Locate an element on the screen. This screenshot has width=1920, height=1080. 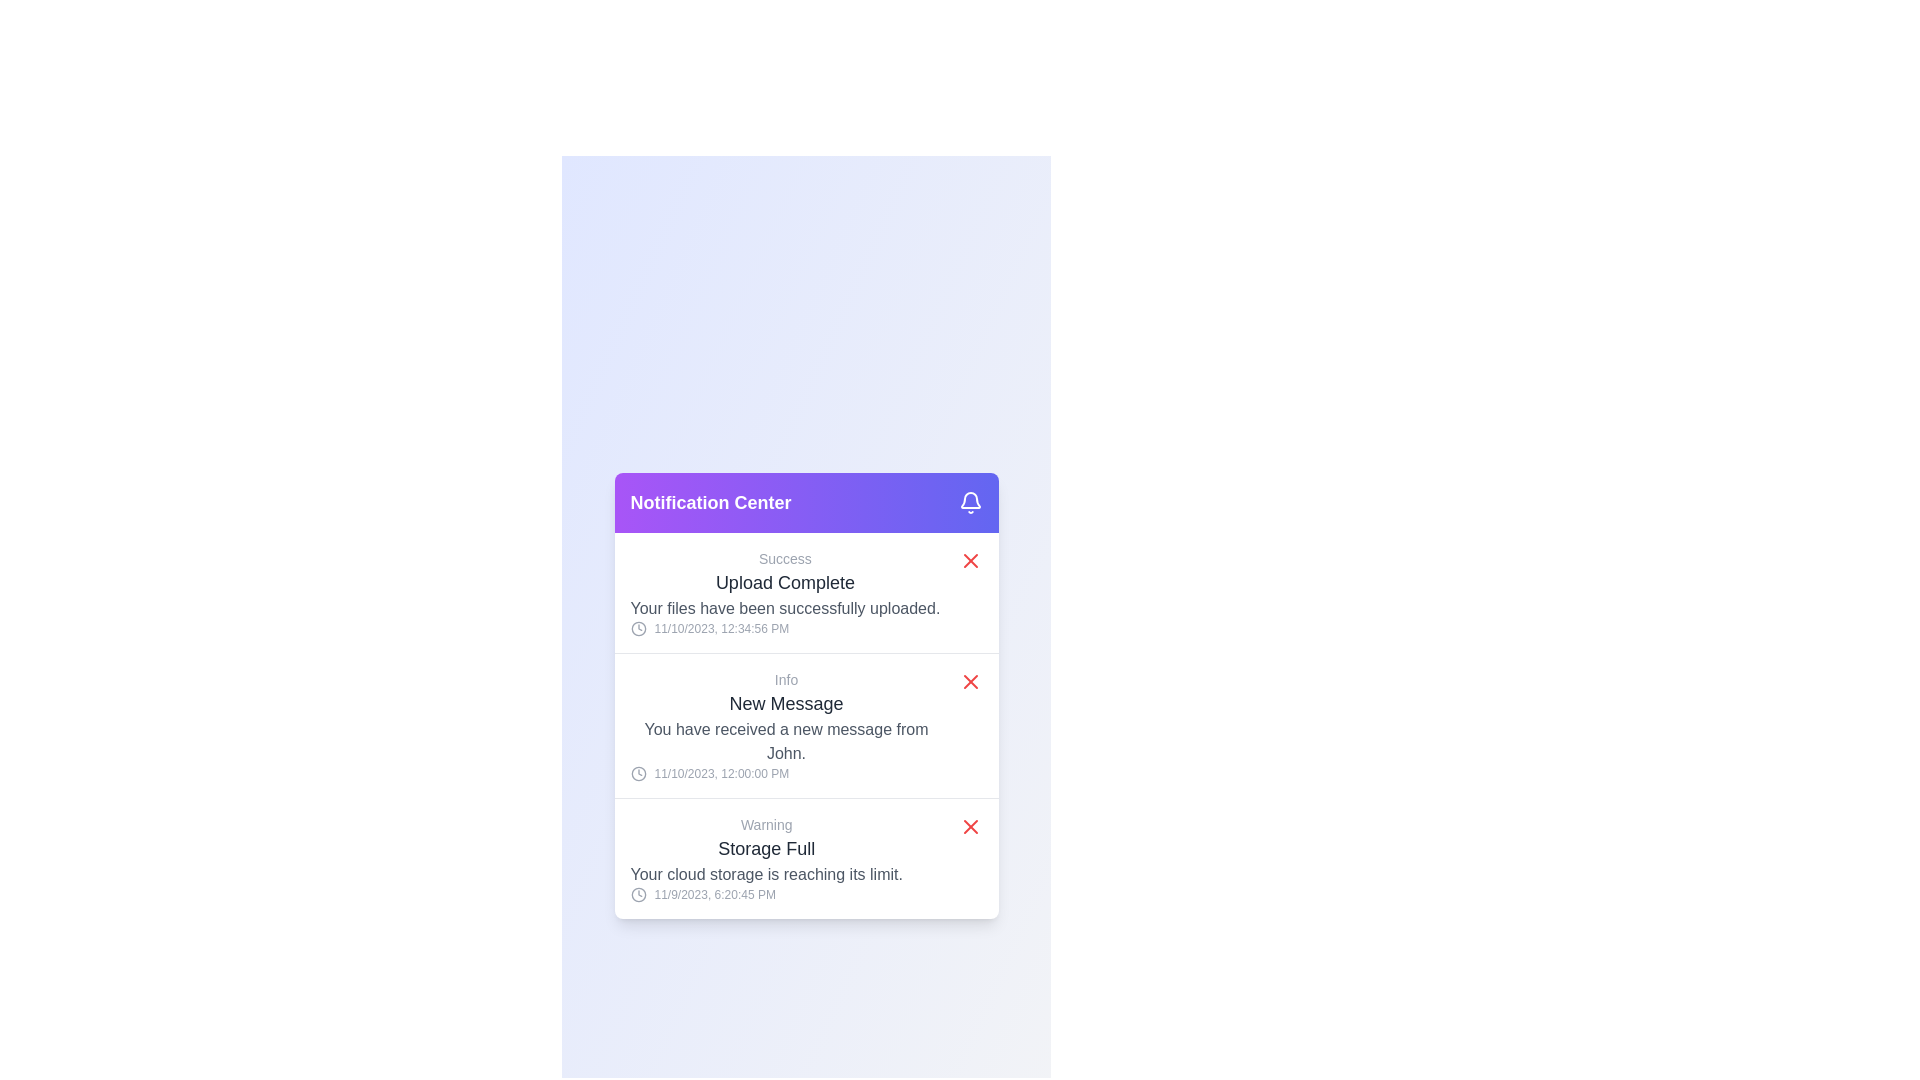
the notification icon located in the top-right corner of the purple header bar of the notification panel, which serves as an indicator for notifications is located at coordinates (970, 499).